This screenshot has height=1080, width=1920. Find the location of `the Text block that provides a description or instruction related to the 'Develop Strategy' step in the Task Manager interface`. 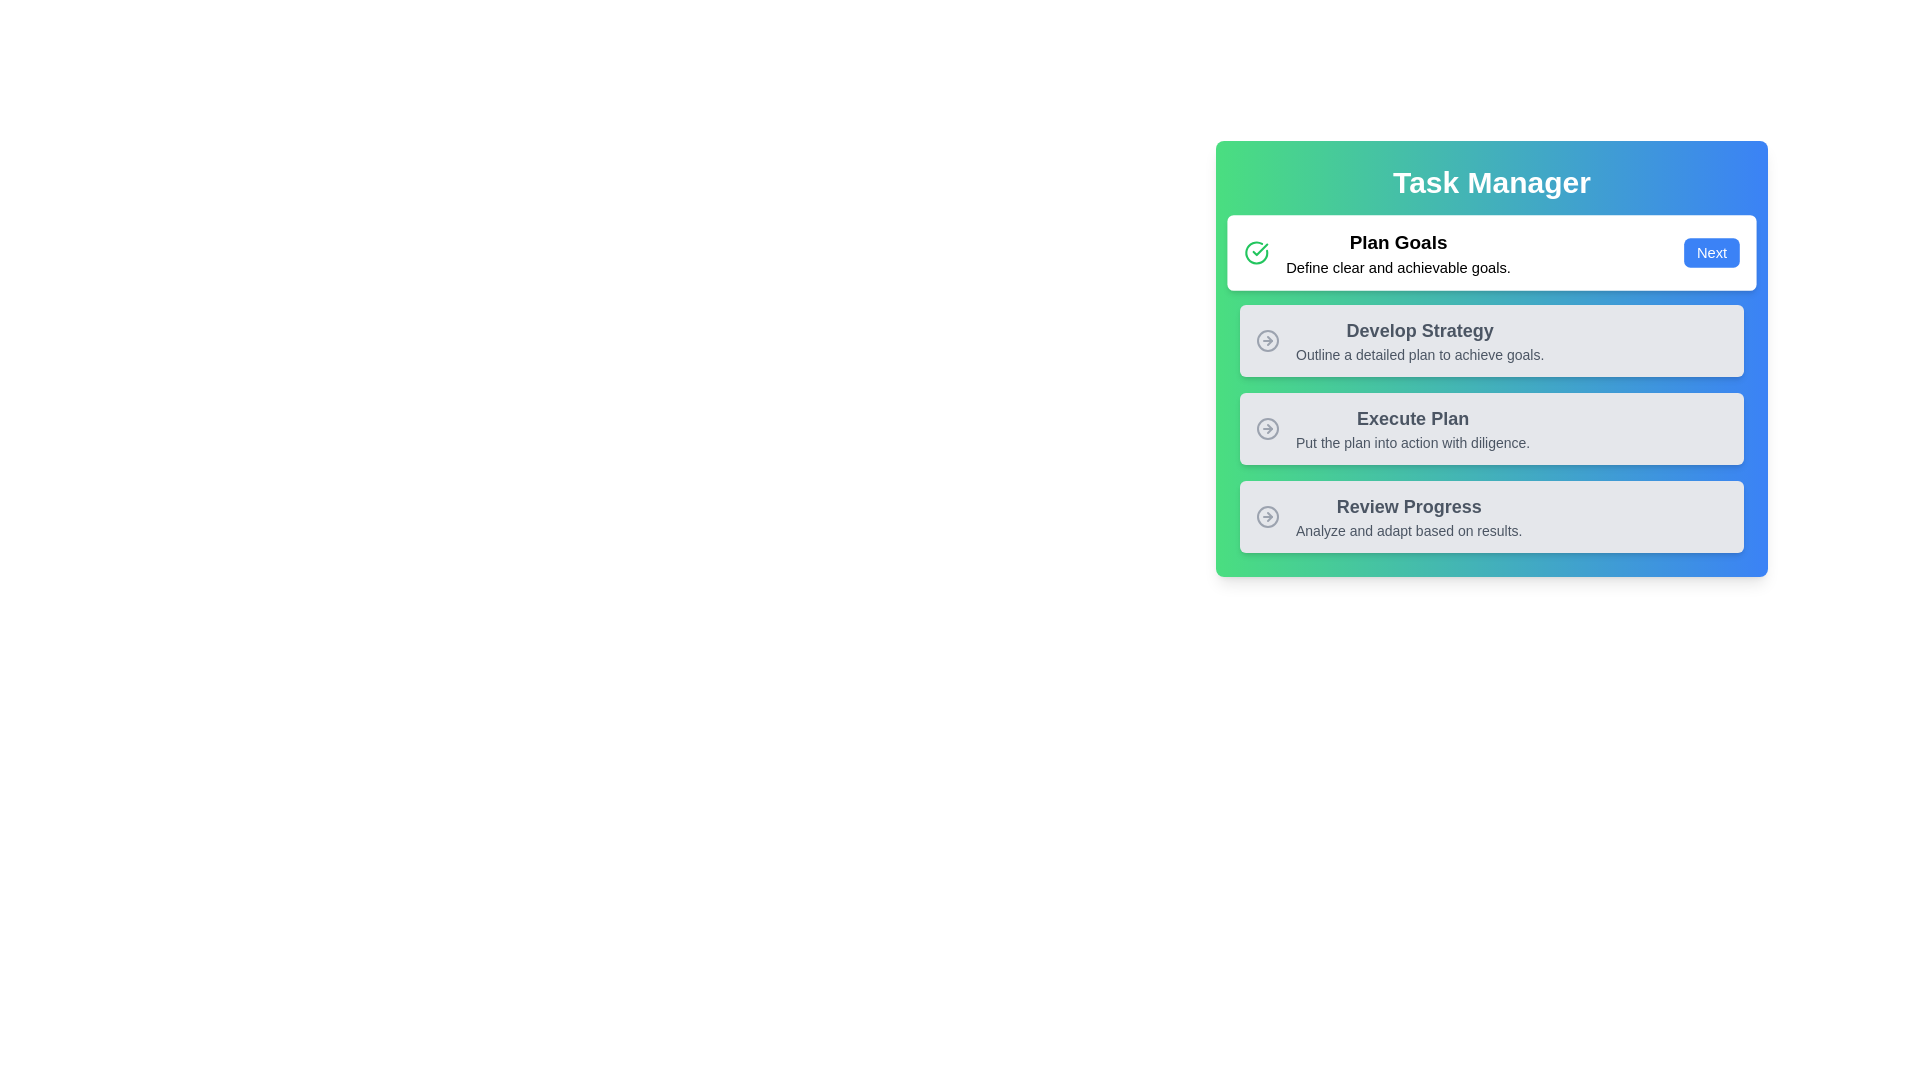

the Text block that provides a description or instruction related to the 'Develop Strategy' step in the Task Manager interface is located at coordinates (1419, 353).